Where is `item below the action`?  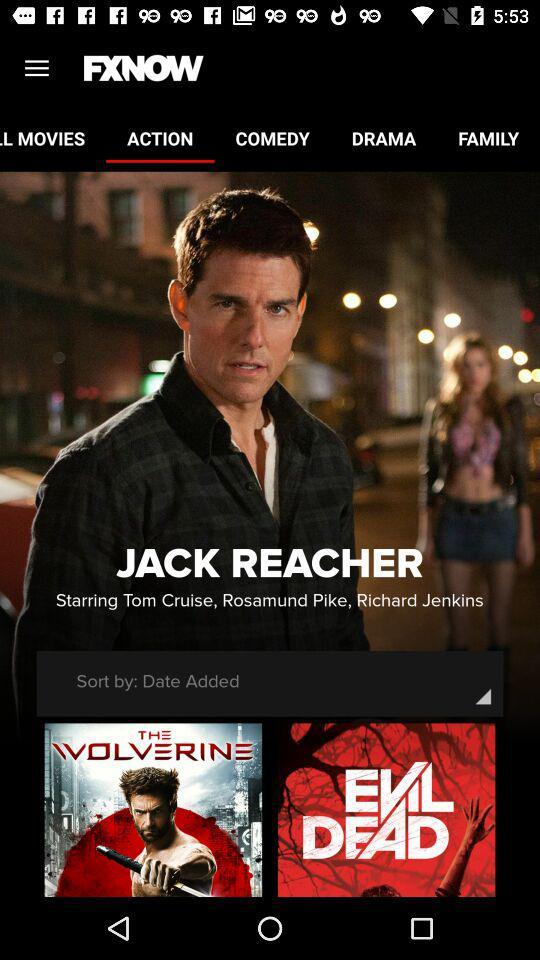 item below the action is located at coordinates (270, 564).